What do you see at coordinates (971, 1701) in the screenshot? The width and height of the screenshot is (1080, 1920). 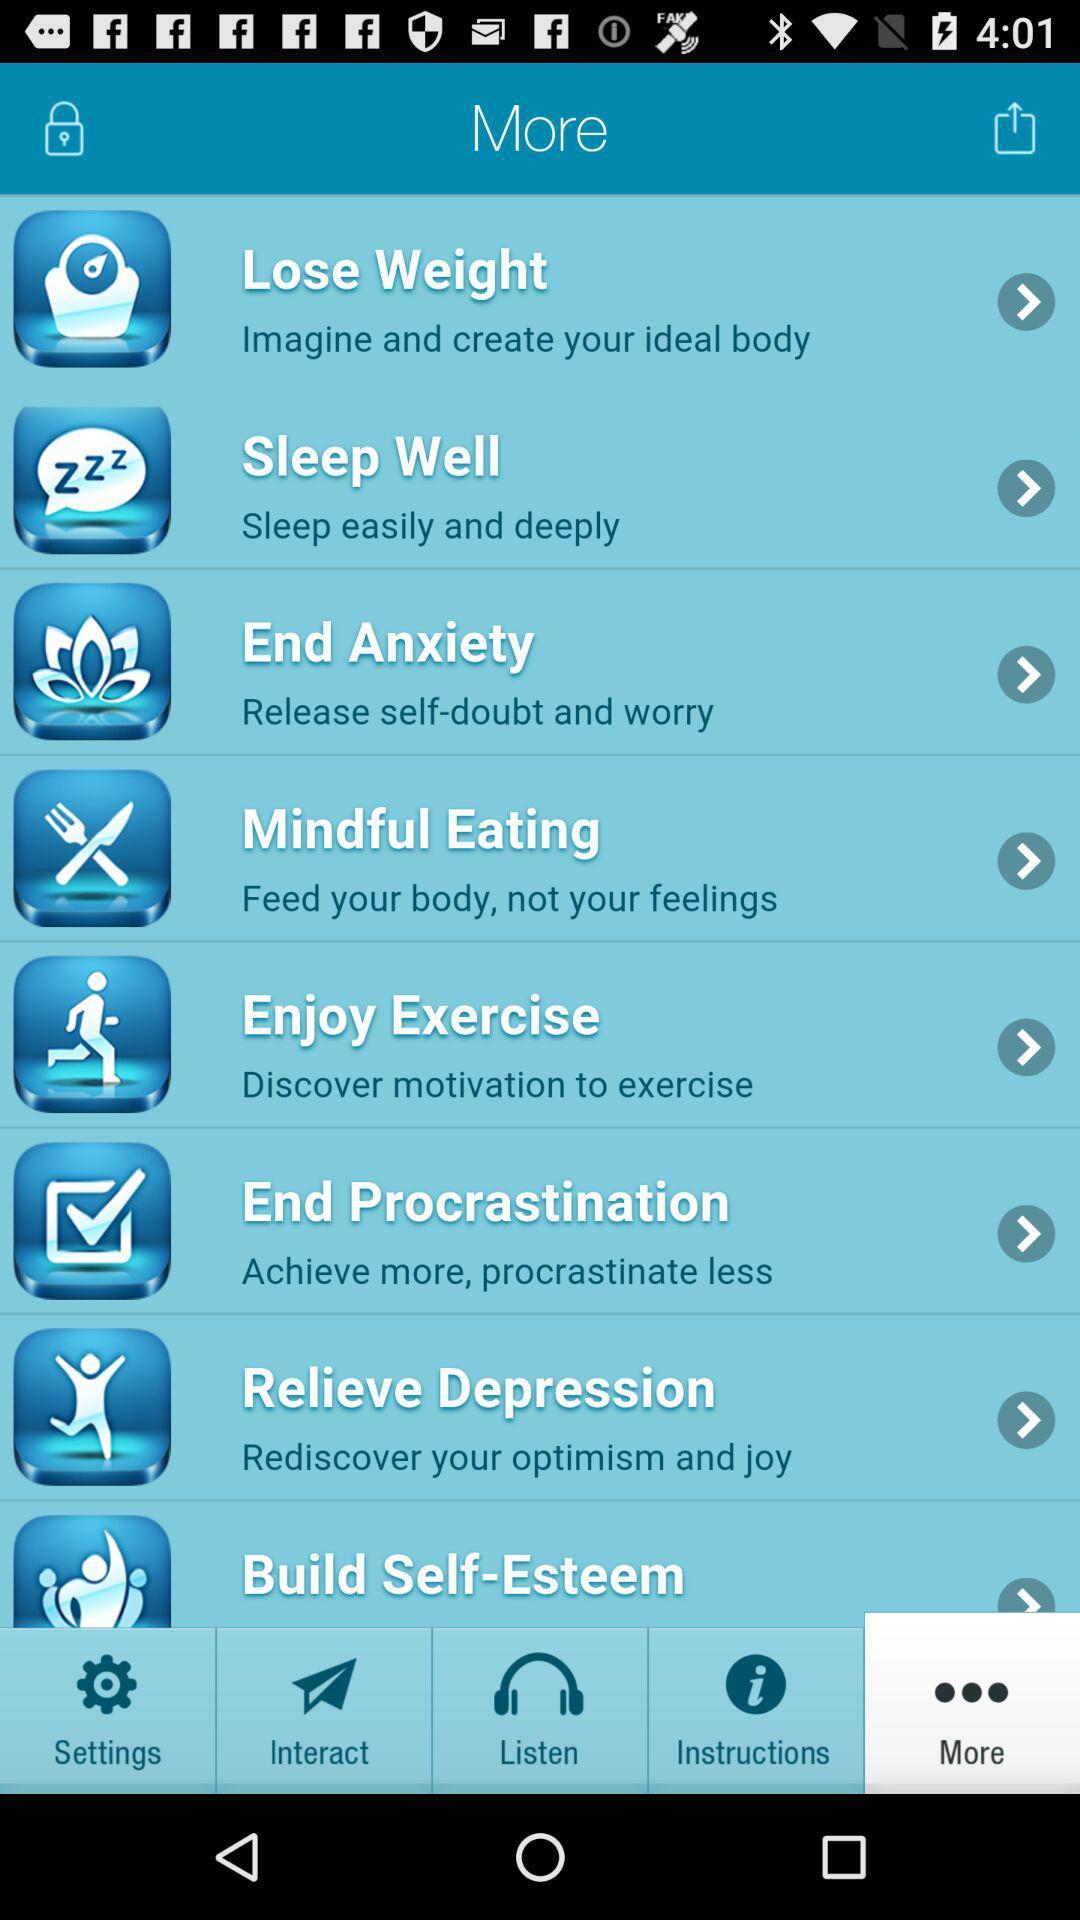 I see `click more options` at bounding box center [971, 1701].